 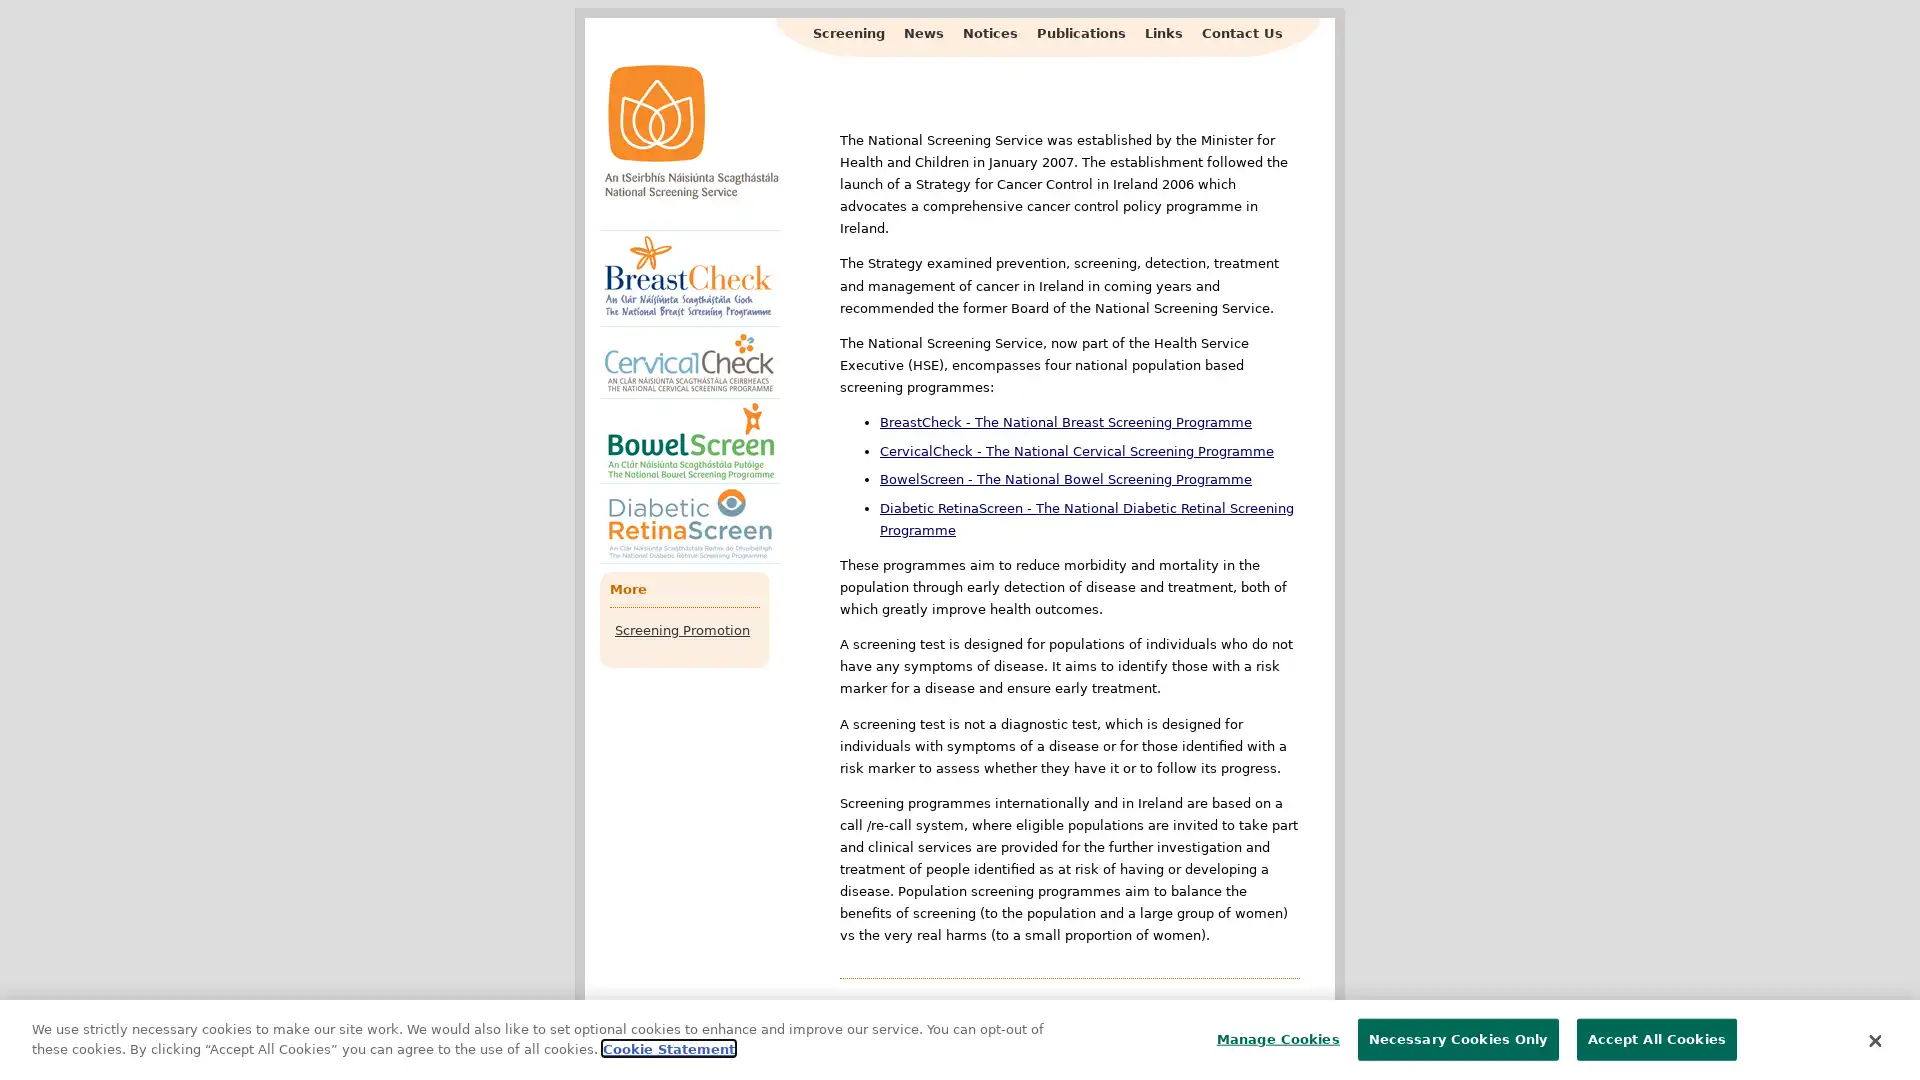 What do you see at coordinates (1457, 1036) in the screenshot?
I see `Necessary Cookies Only` at bounding box center [1457, 1036].